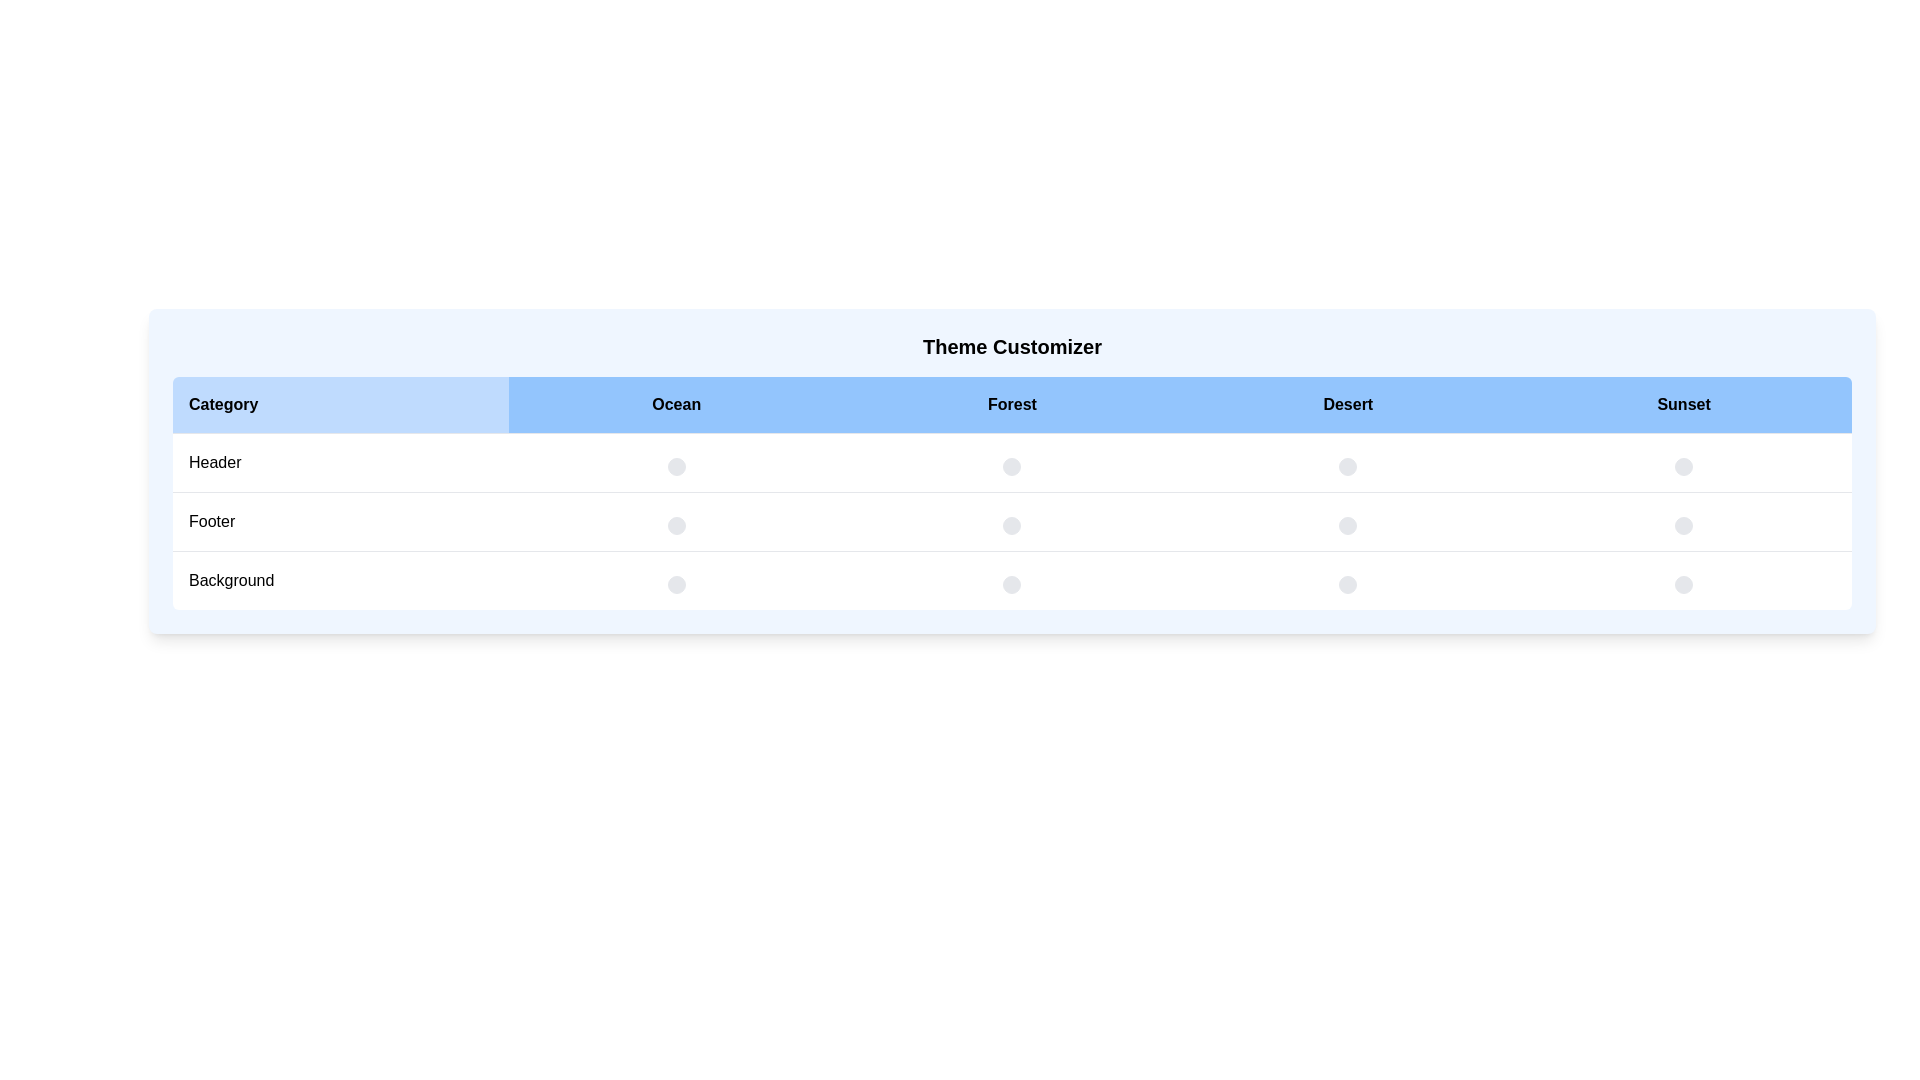 The width and height of the screenshot is (1920, 1080). Describe the element at coordinates (1683, 585) in the screenshot. I see `the toggle button located in the bottom row of the grid under the 'Sunset' column` at that location.